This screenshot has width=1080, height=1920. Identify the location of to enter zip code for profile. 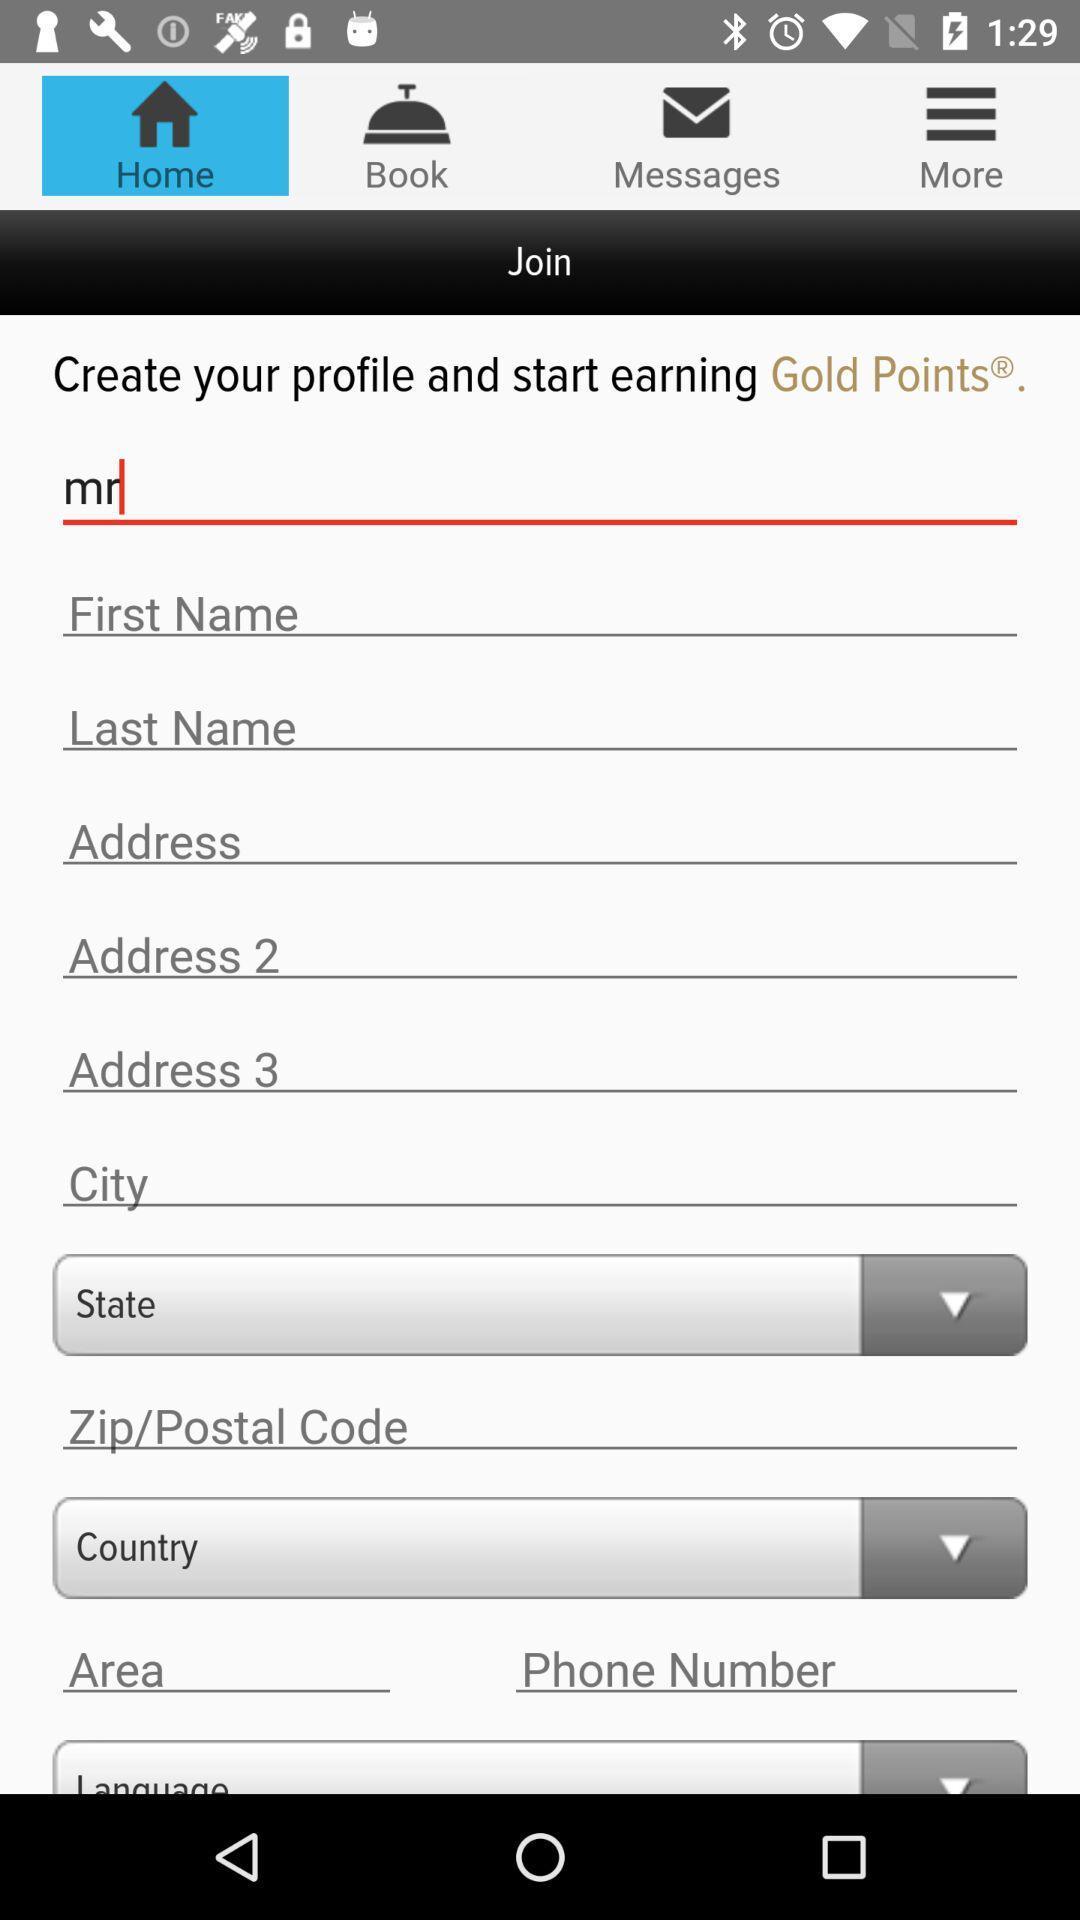
(540, 1425).